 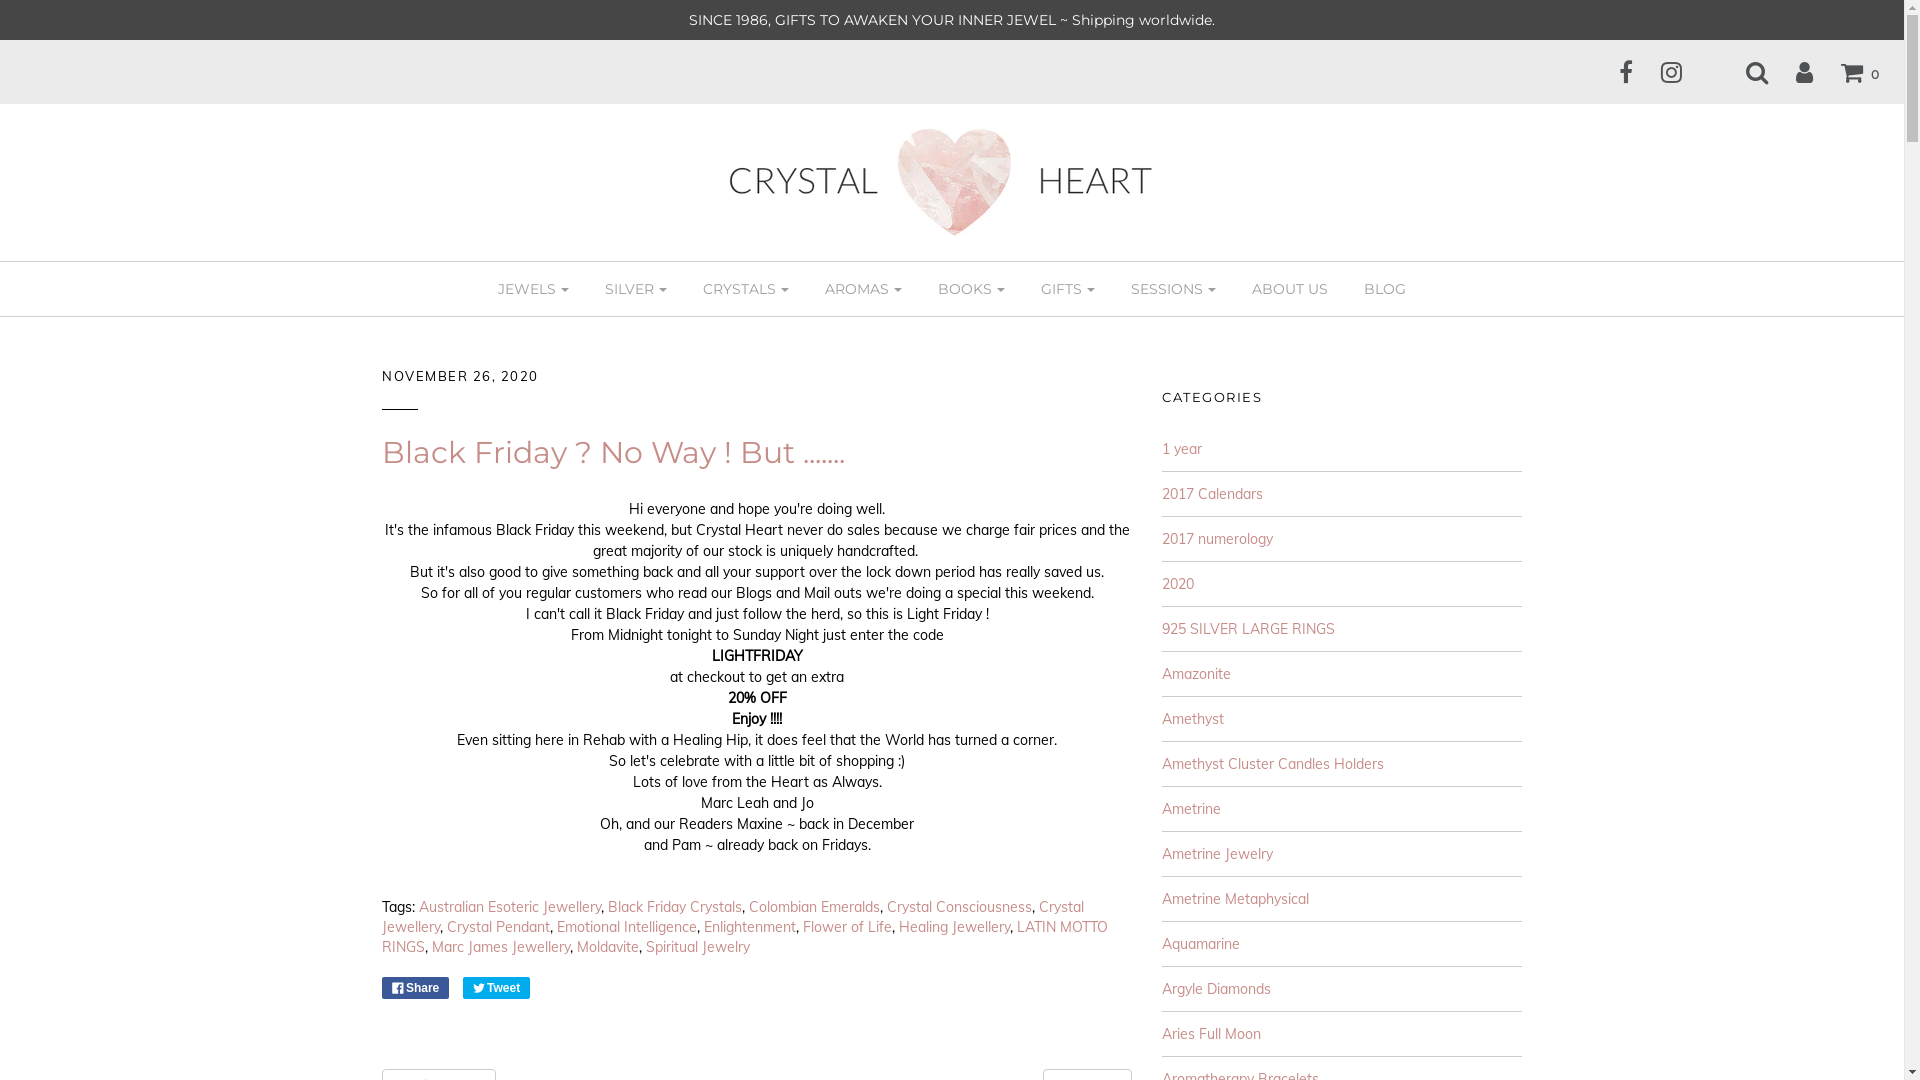 What do you see at coordinates (1247, 627) in the screenshot?
I see `'925 SILVER LARGE RINGS'` at bounding box center [1247, 627].